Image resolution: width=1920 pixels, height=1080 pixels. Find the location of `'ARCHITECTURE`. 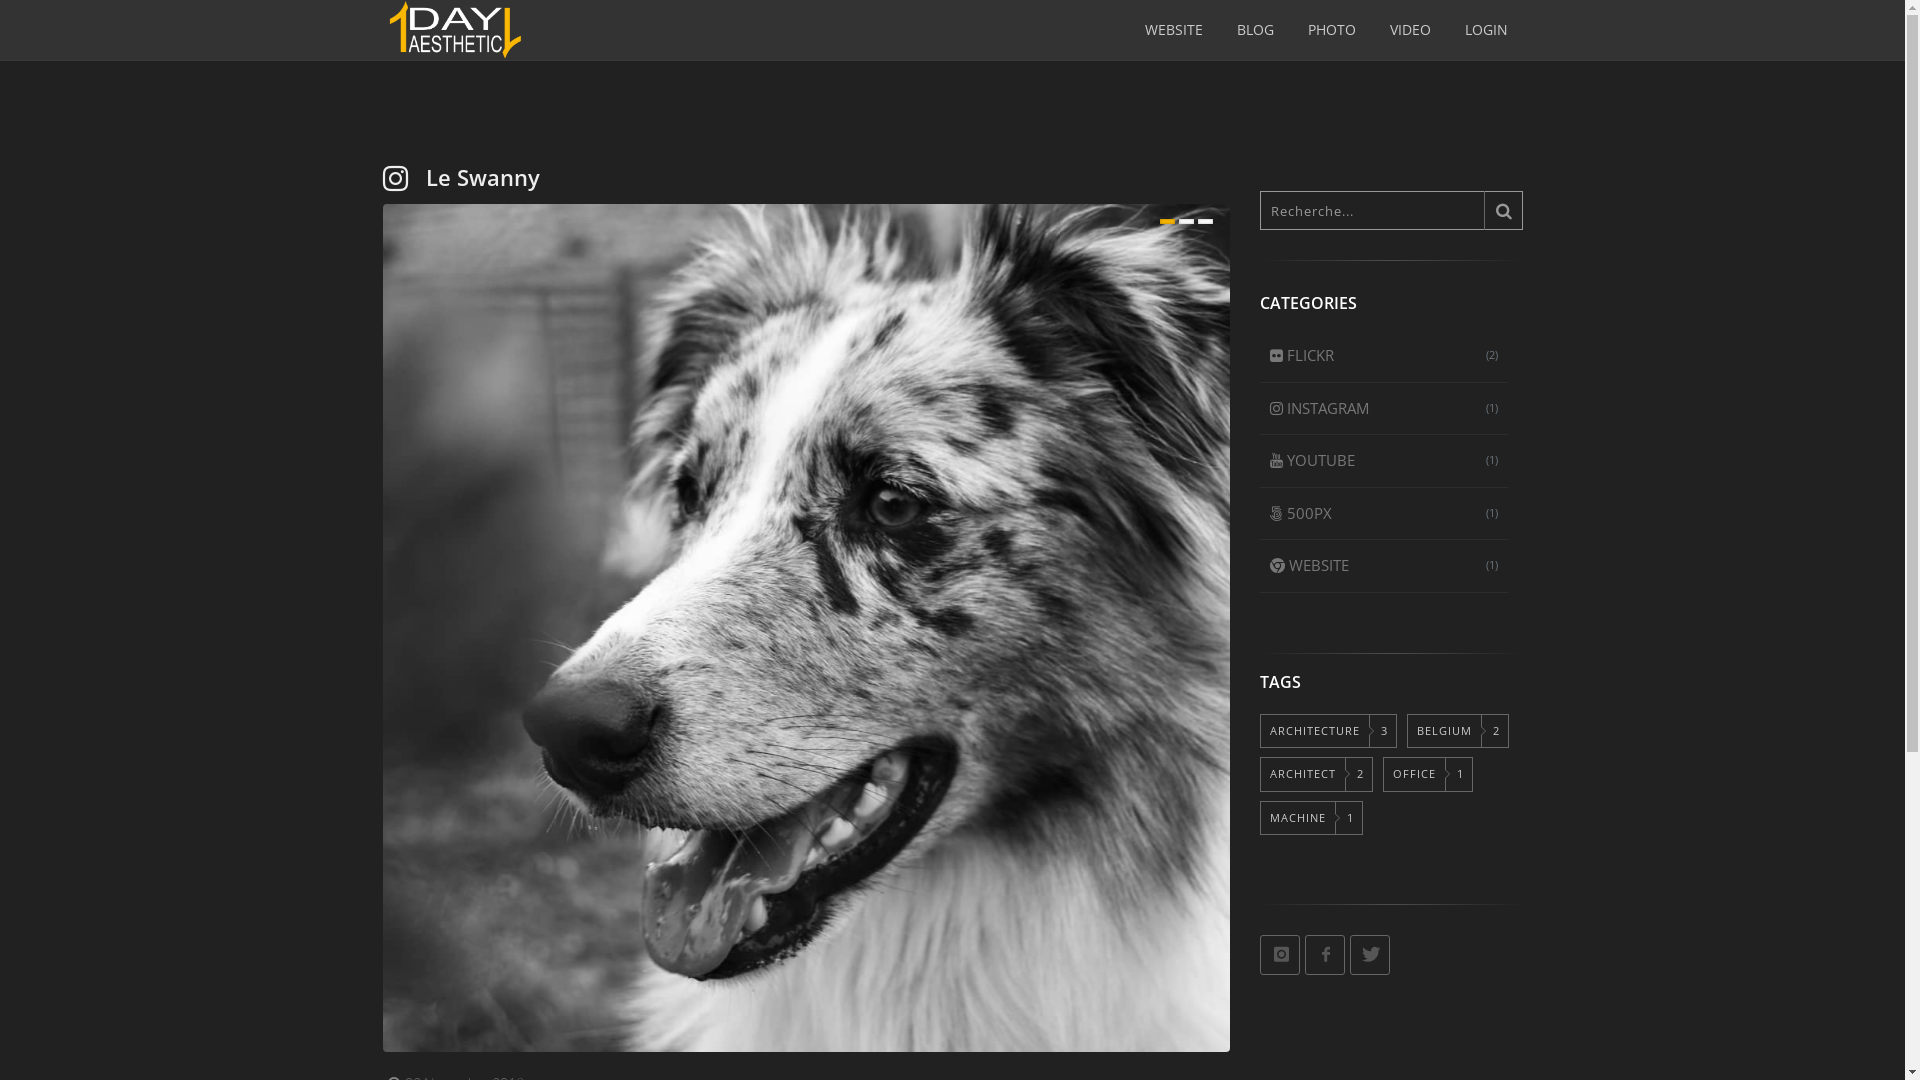

'ARCHITECTURE is located at coordinates (1328, 731).